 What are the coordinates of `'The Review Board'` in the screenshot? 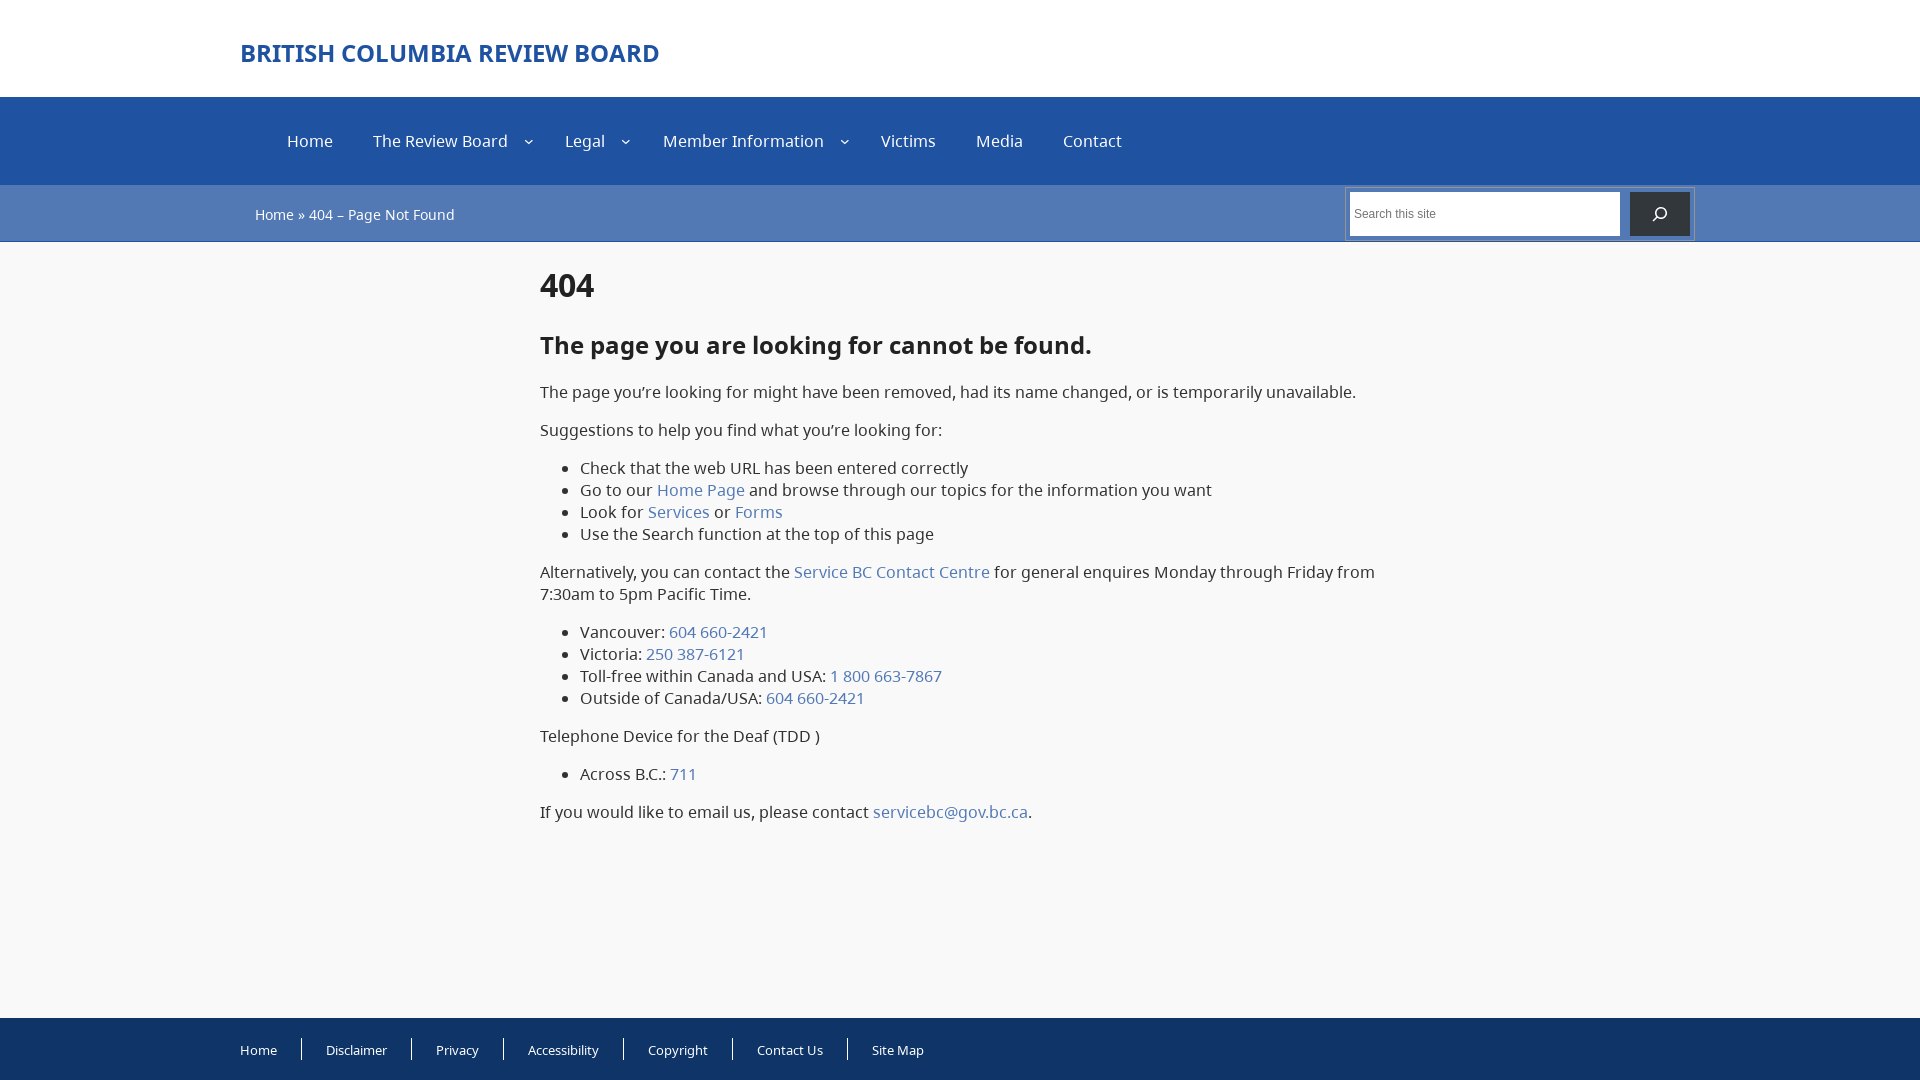 It's located at (355, 140).